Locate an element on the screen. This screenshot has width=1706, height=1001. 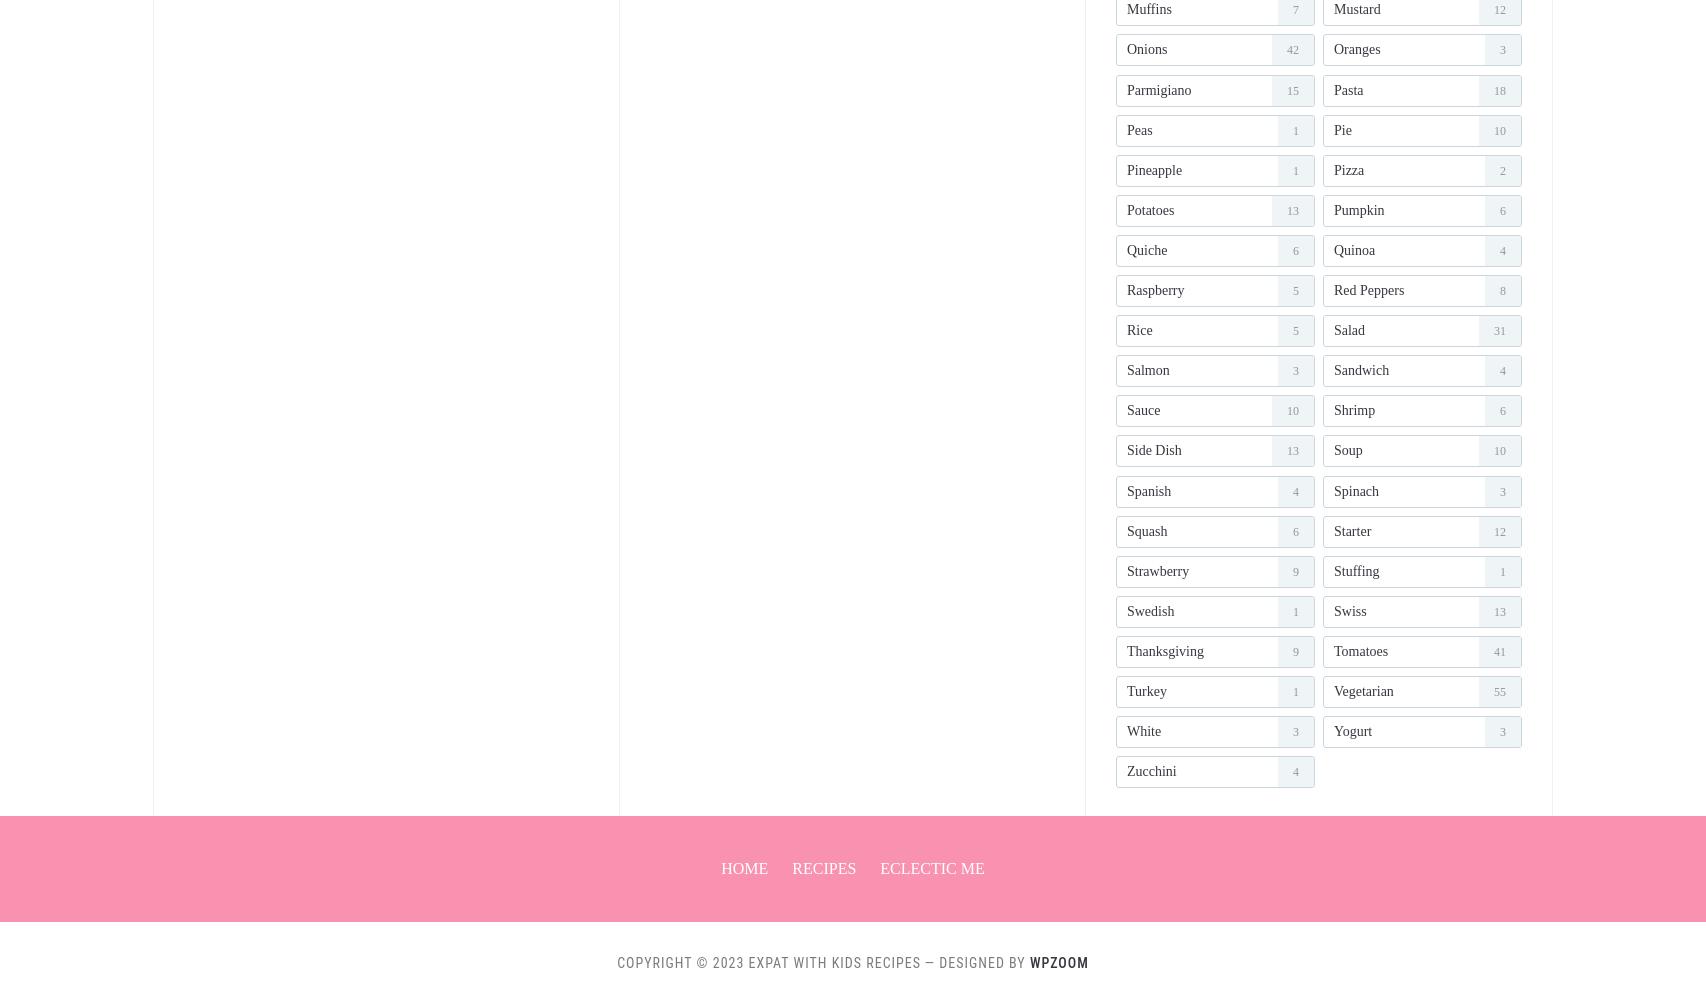
'muffins' is located at coordinates (1148, 9).